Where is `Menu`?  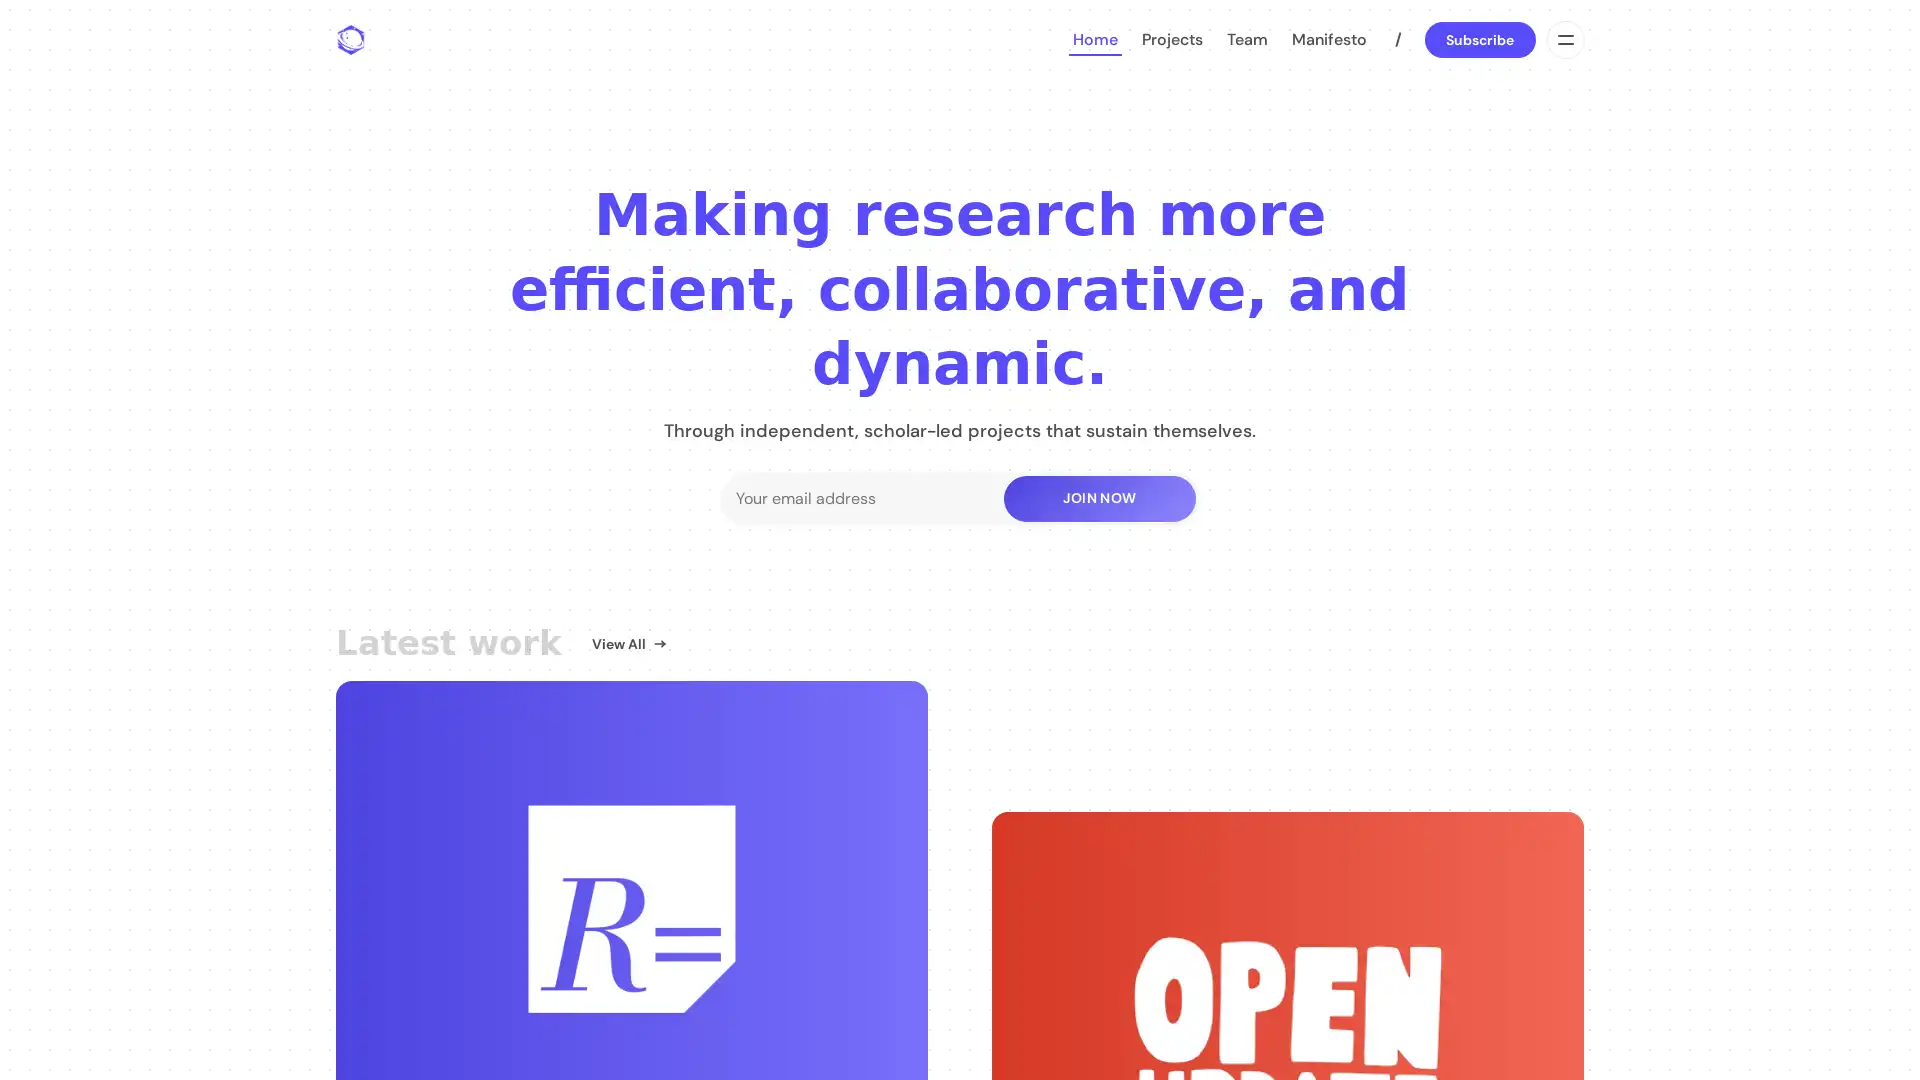
Menu is located at coordinates (1563, 39).